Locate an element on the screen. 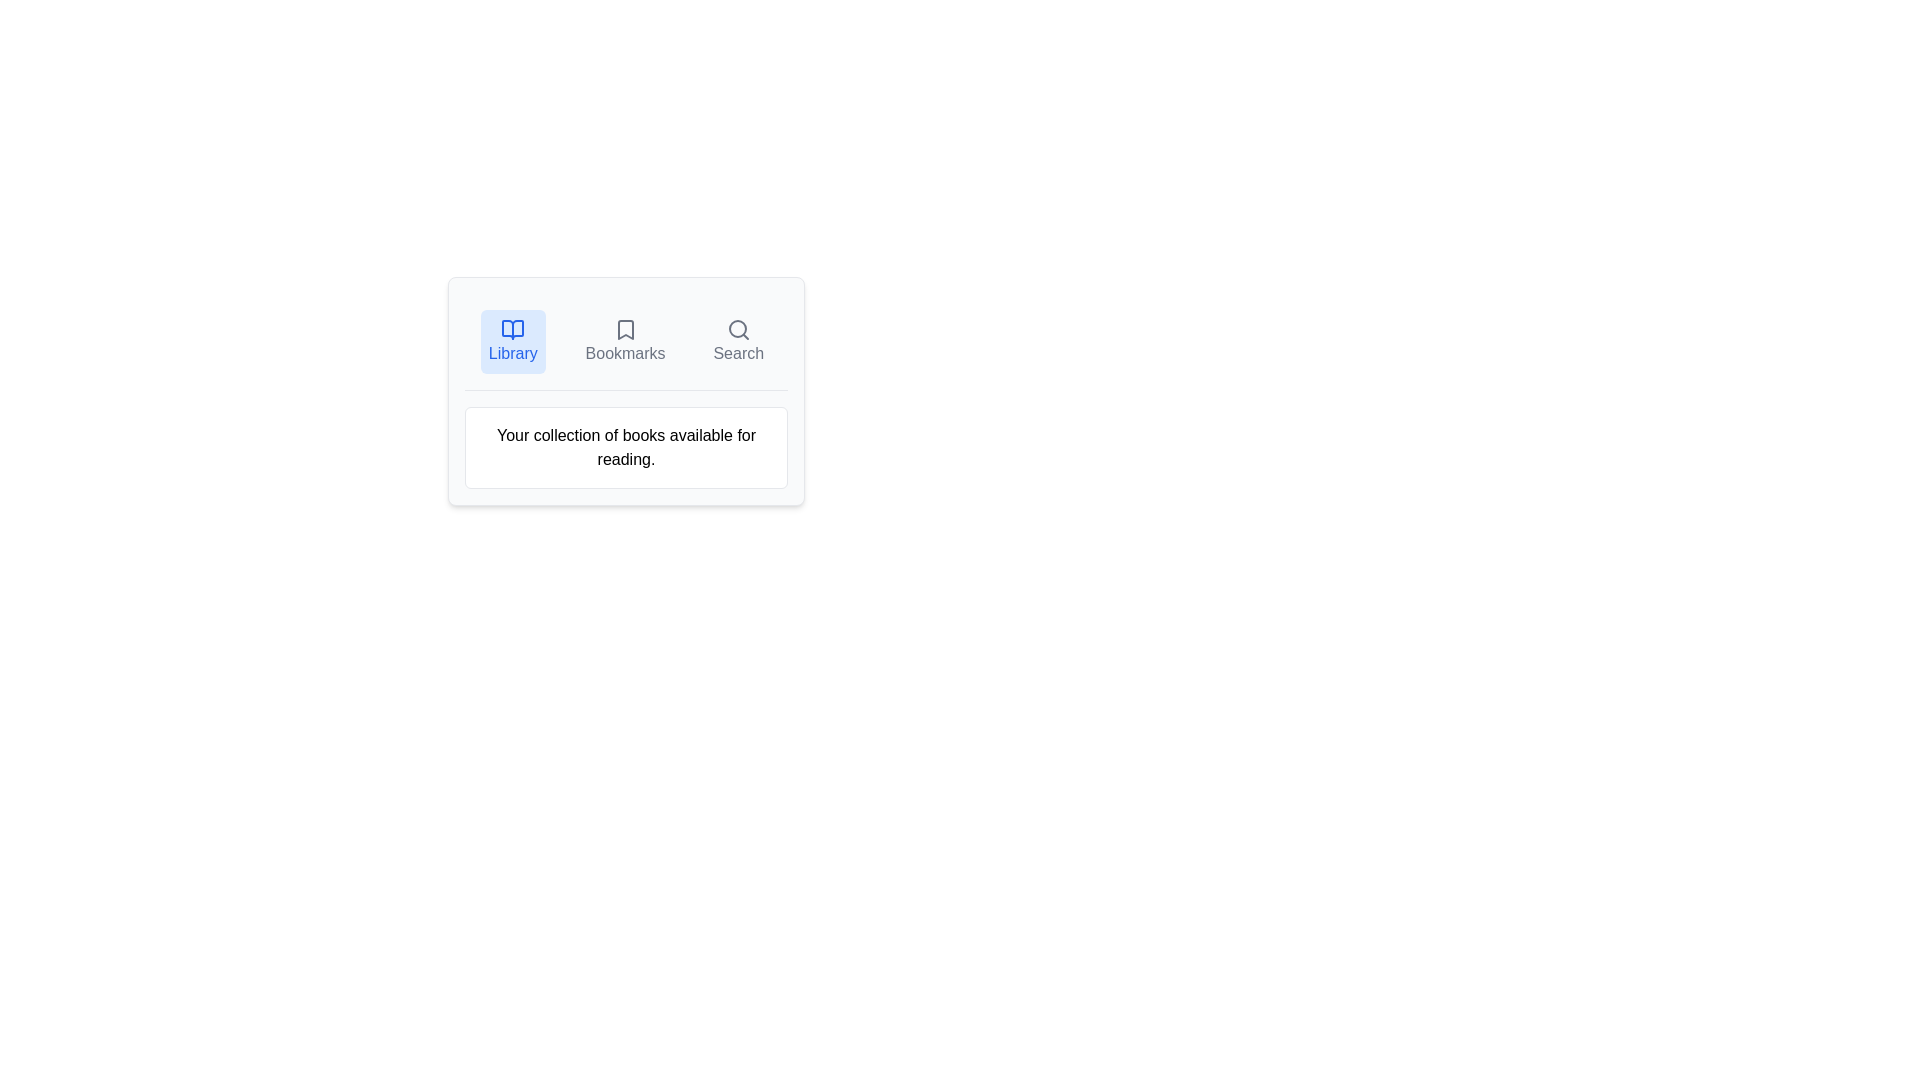 This screenshot has width=1920, height=1080. the Search tab to explore its layout visually is located at coordinates (737, 341).